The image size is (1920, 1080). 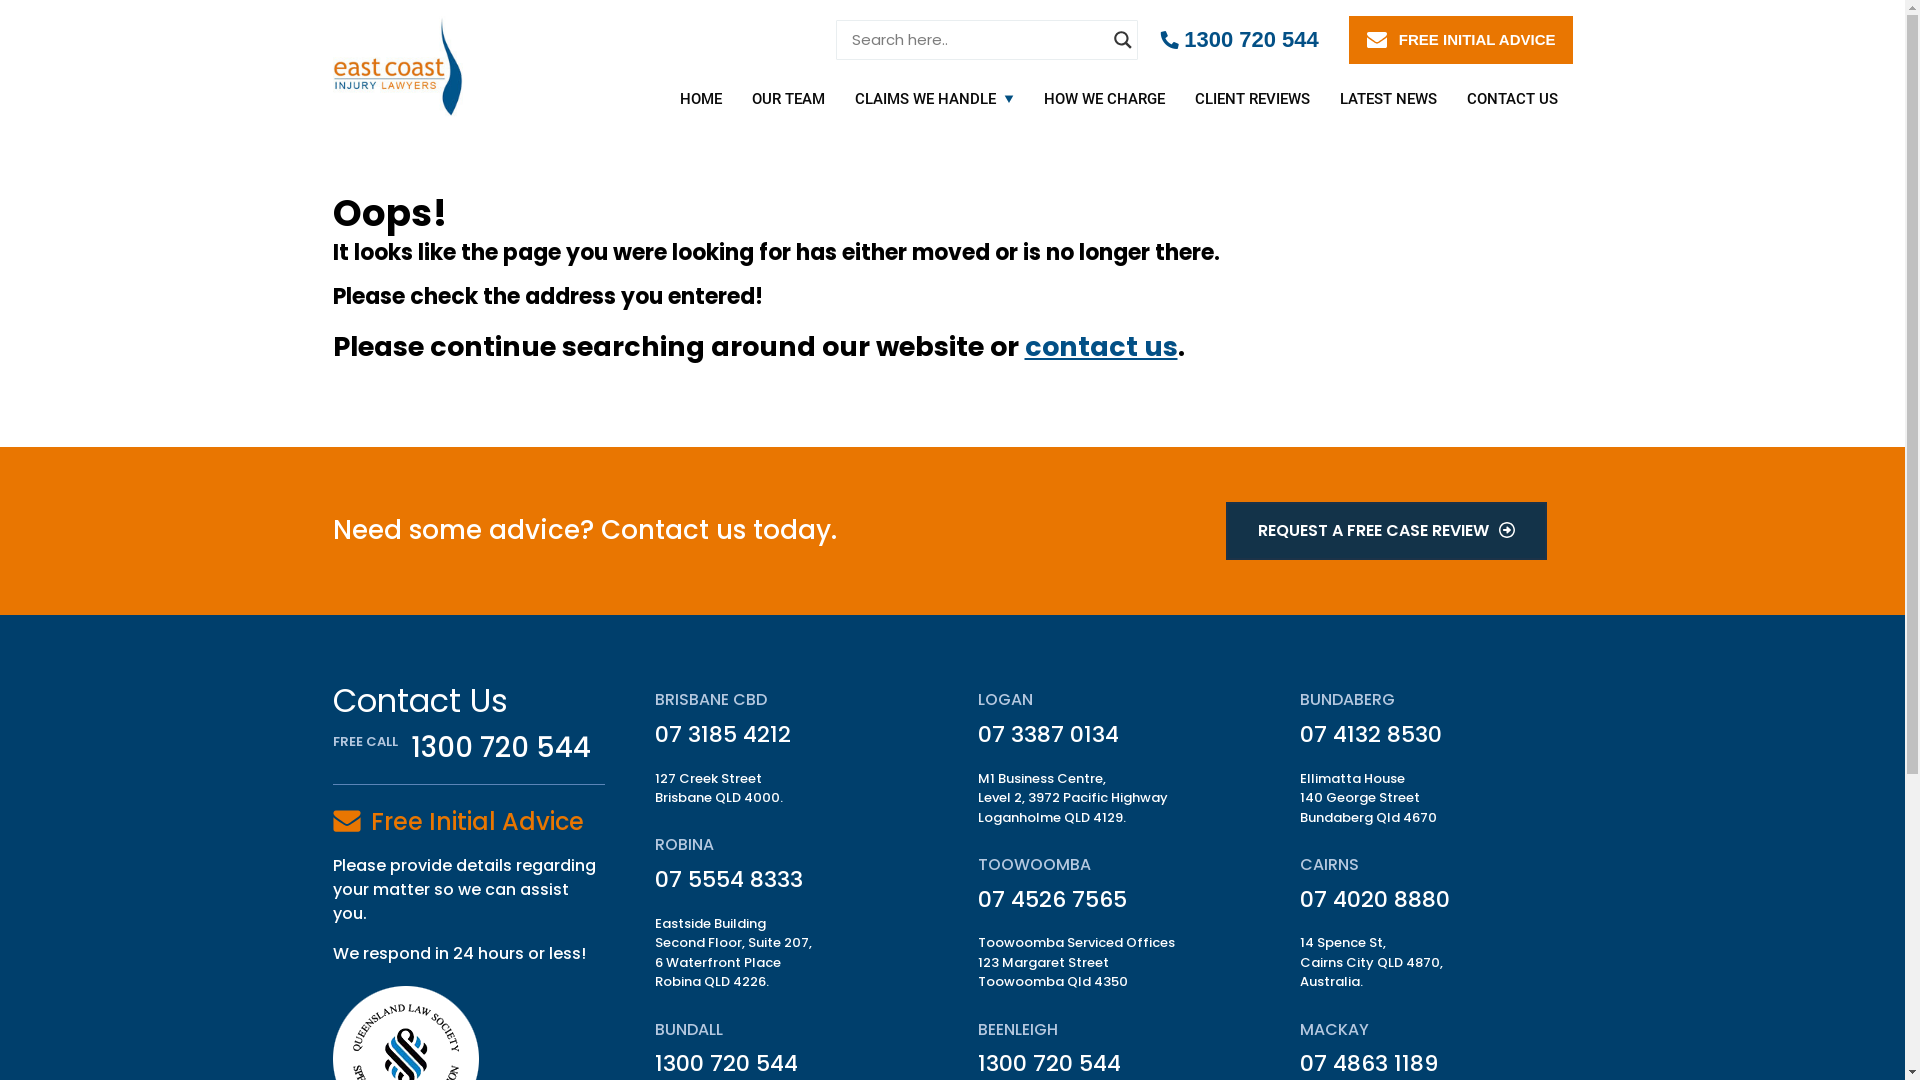 I want to click on 'Free Initial Advice', so click(x=475, y=821).